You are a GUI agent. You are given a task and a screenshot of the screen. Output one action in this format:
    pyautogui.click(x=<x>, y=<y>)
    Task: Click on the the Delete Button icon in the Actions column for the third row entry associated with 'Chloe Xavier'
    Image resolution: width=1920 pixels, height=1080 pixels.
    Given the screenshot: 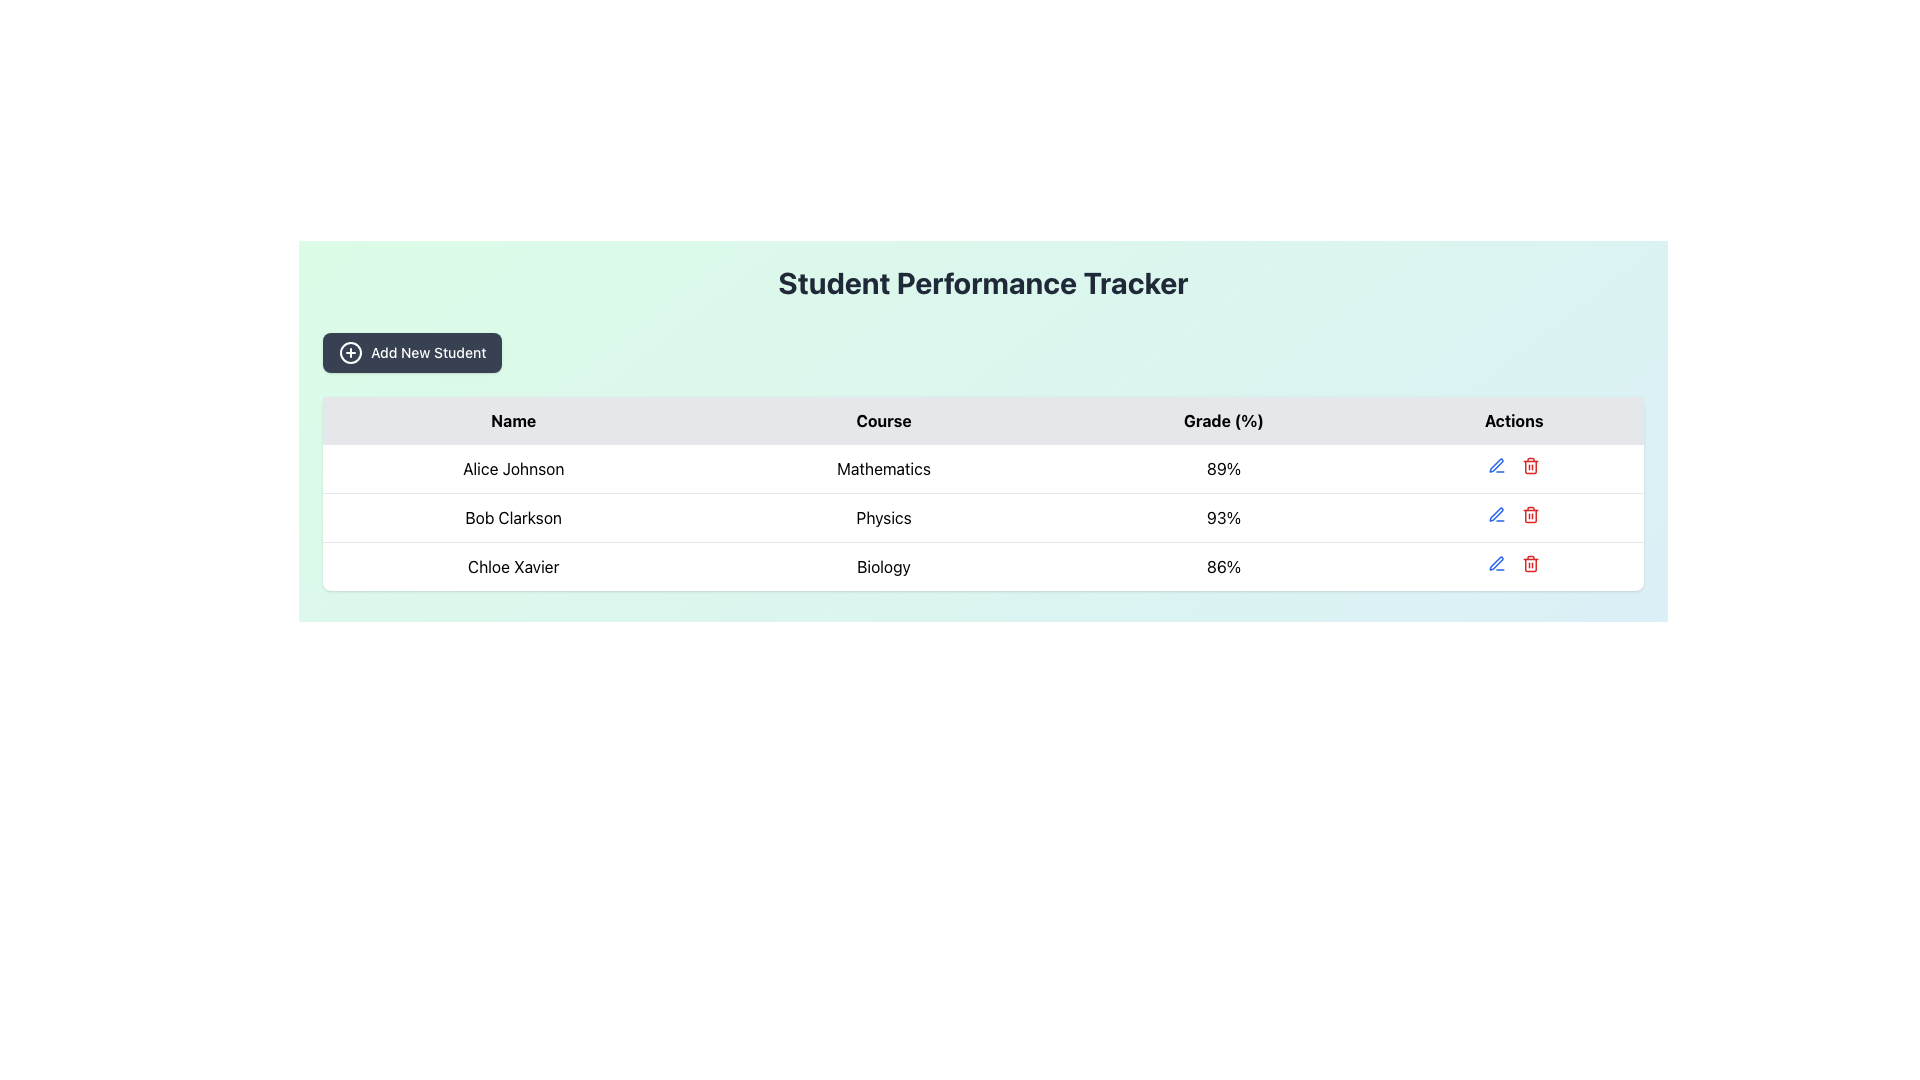 What is the action you would take?
    pyautogui.click(x=1530, y=466)
    